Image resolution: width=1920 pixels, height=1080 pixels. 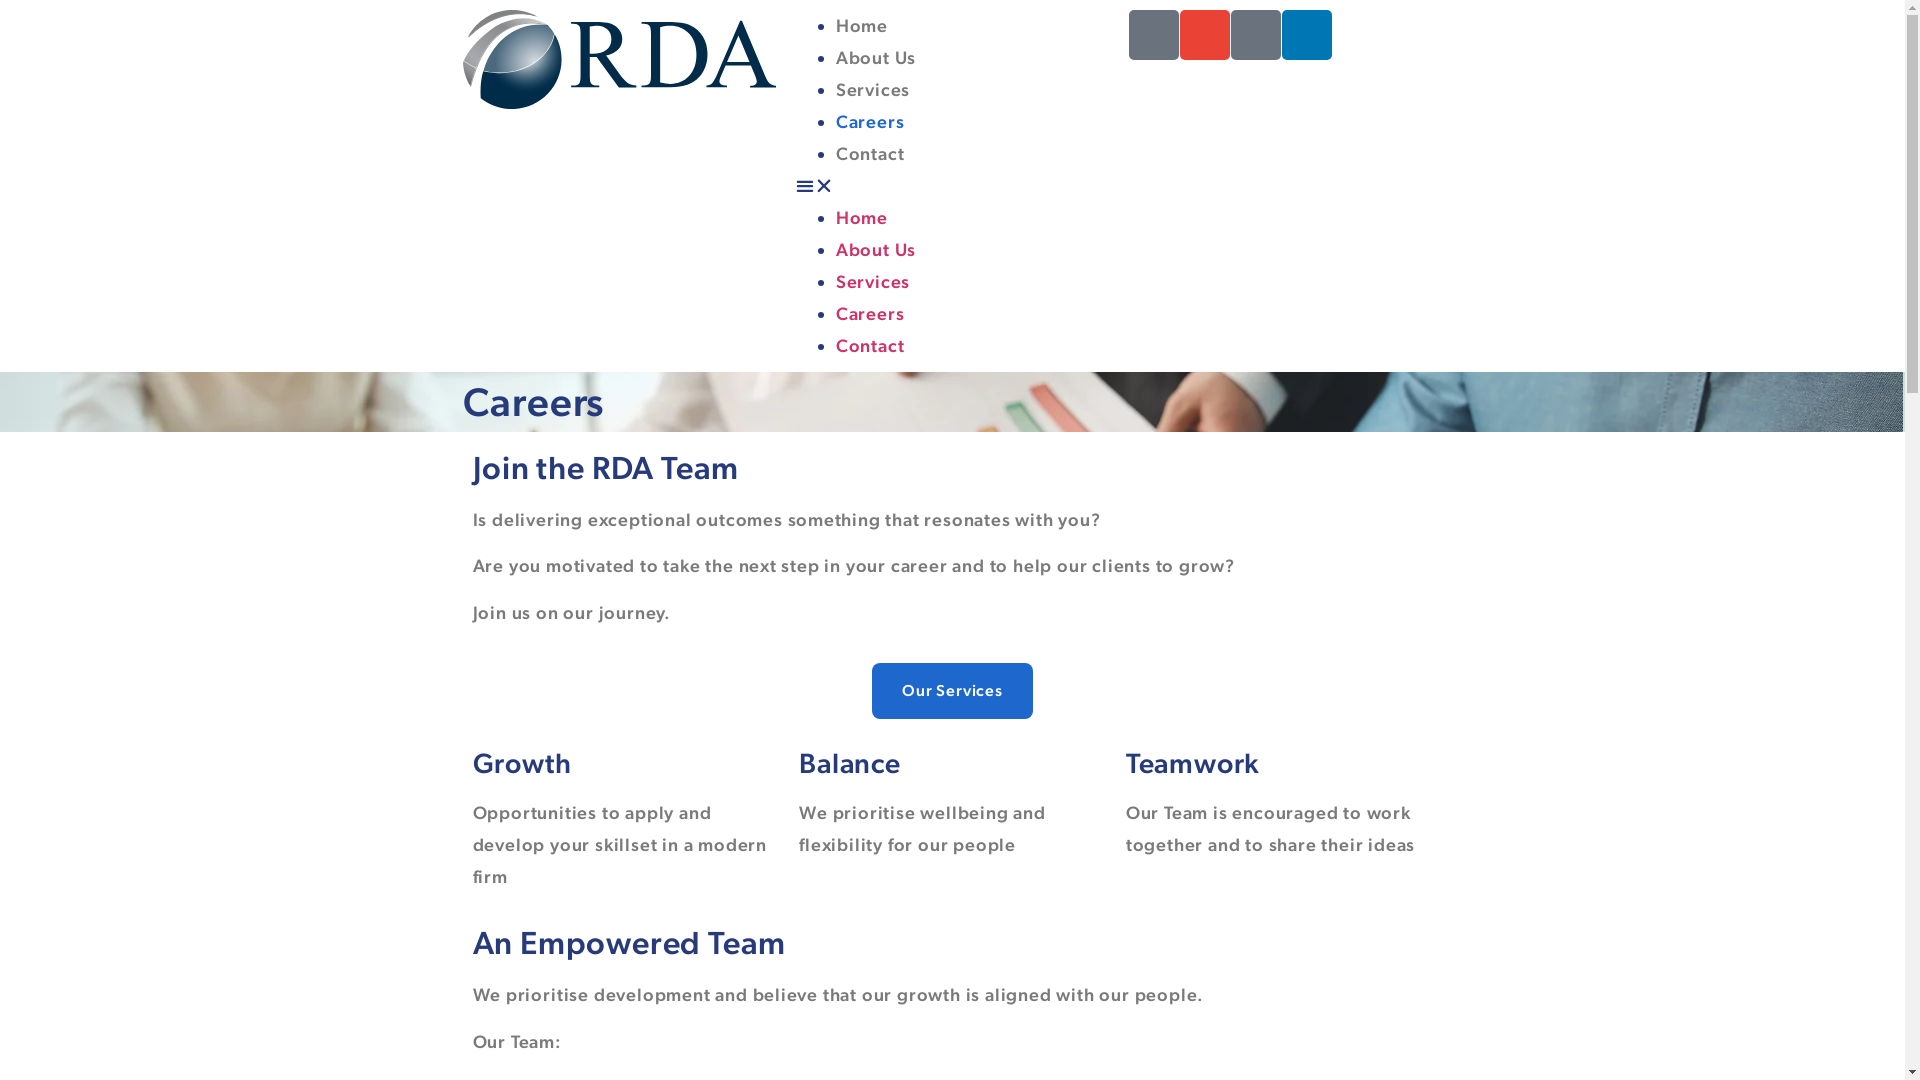 I want to click on 'About Us', so click(x=876, y=248).